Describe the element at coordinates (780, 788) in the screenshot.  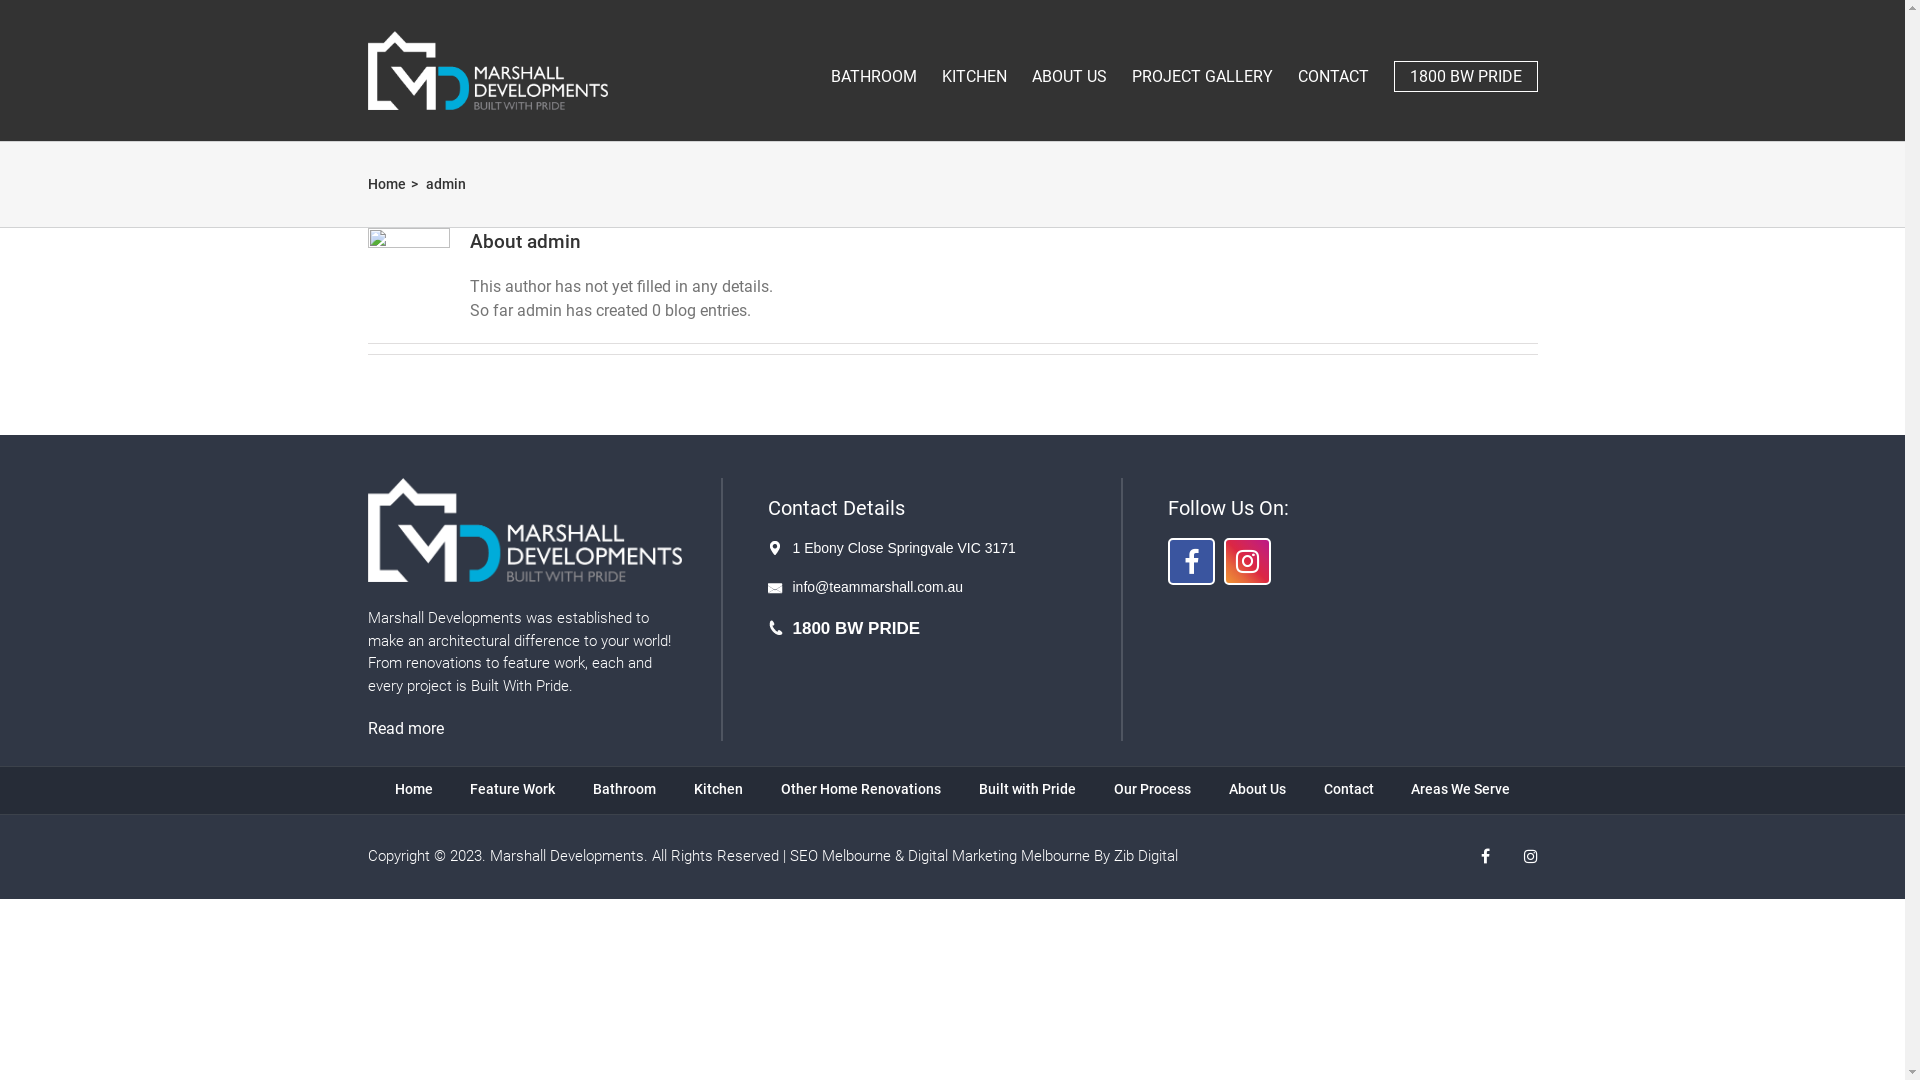
I see `'Other Home Renovations'` at that location.